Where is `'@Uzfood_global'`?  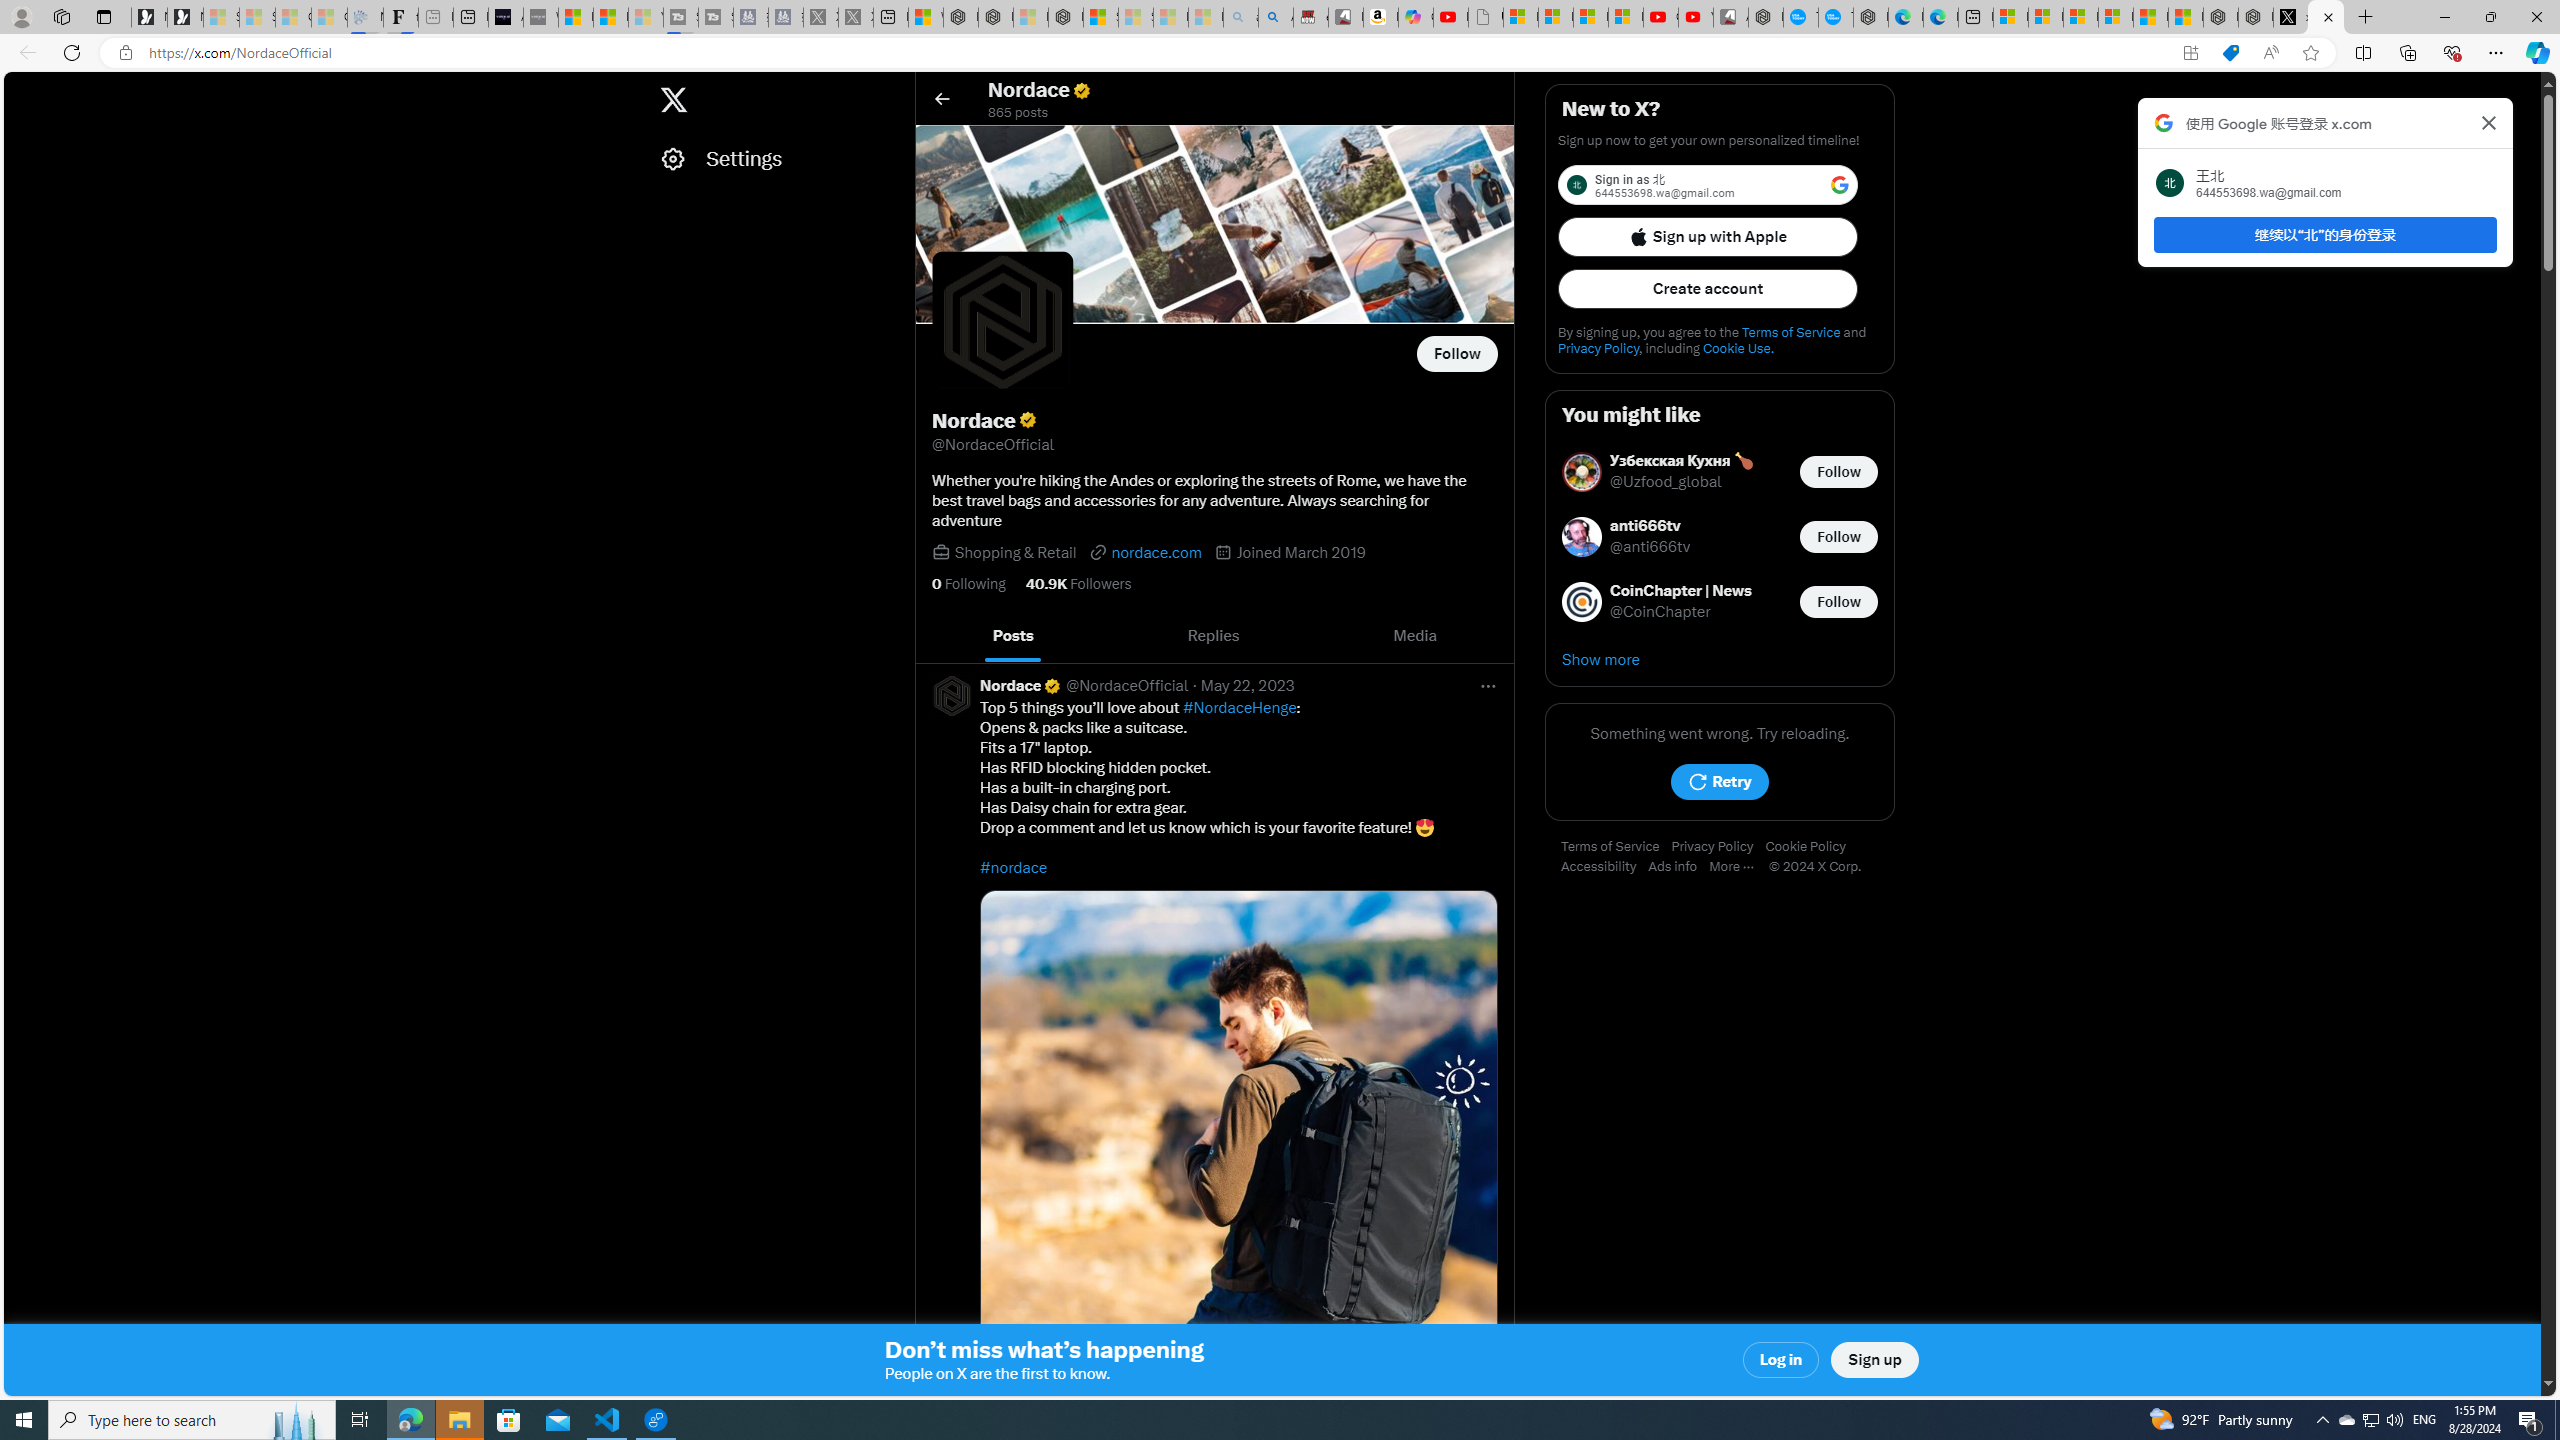 '@Uzfood_global' is located at coordinates (1666, 482).